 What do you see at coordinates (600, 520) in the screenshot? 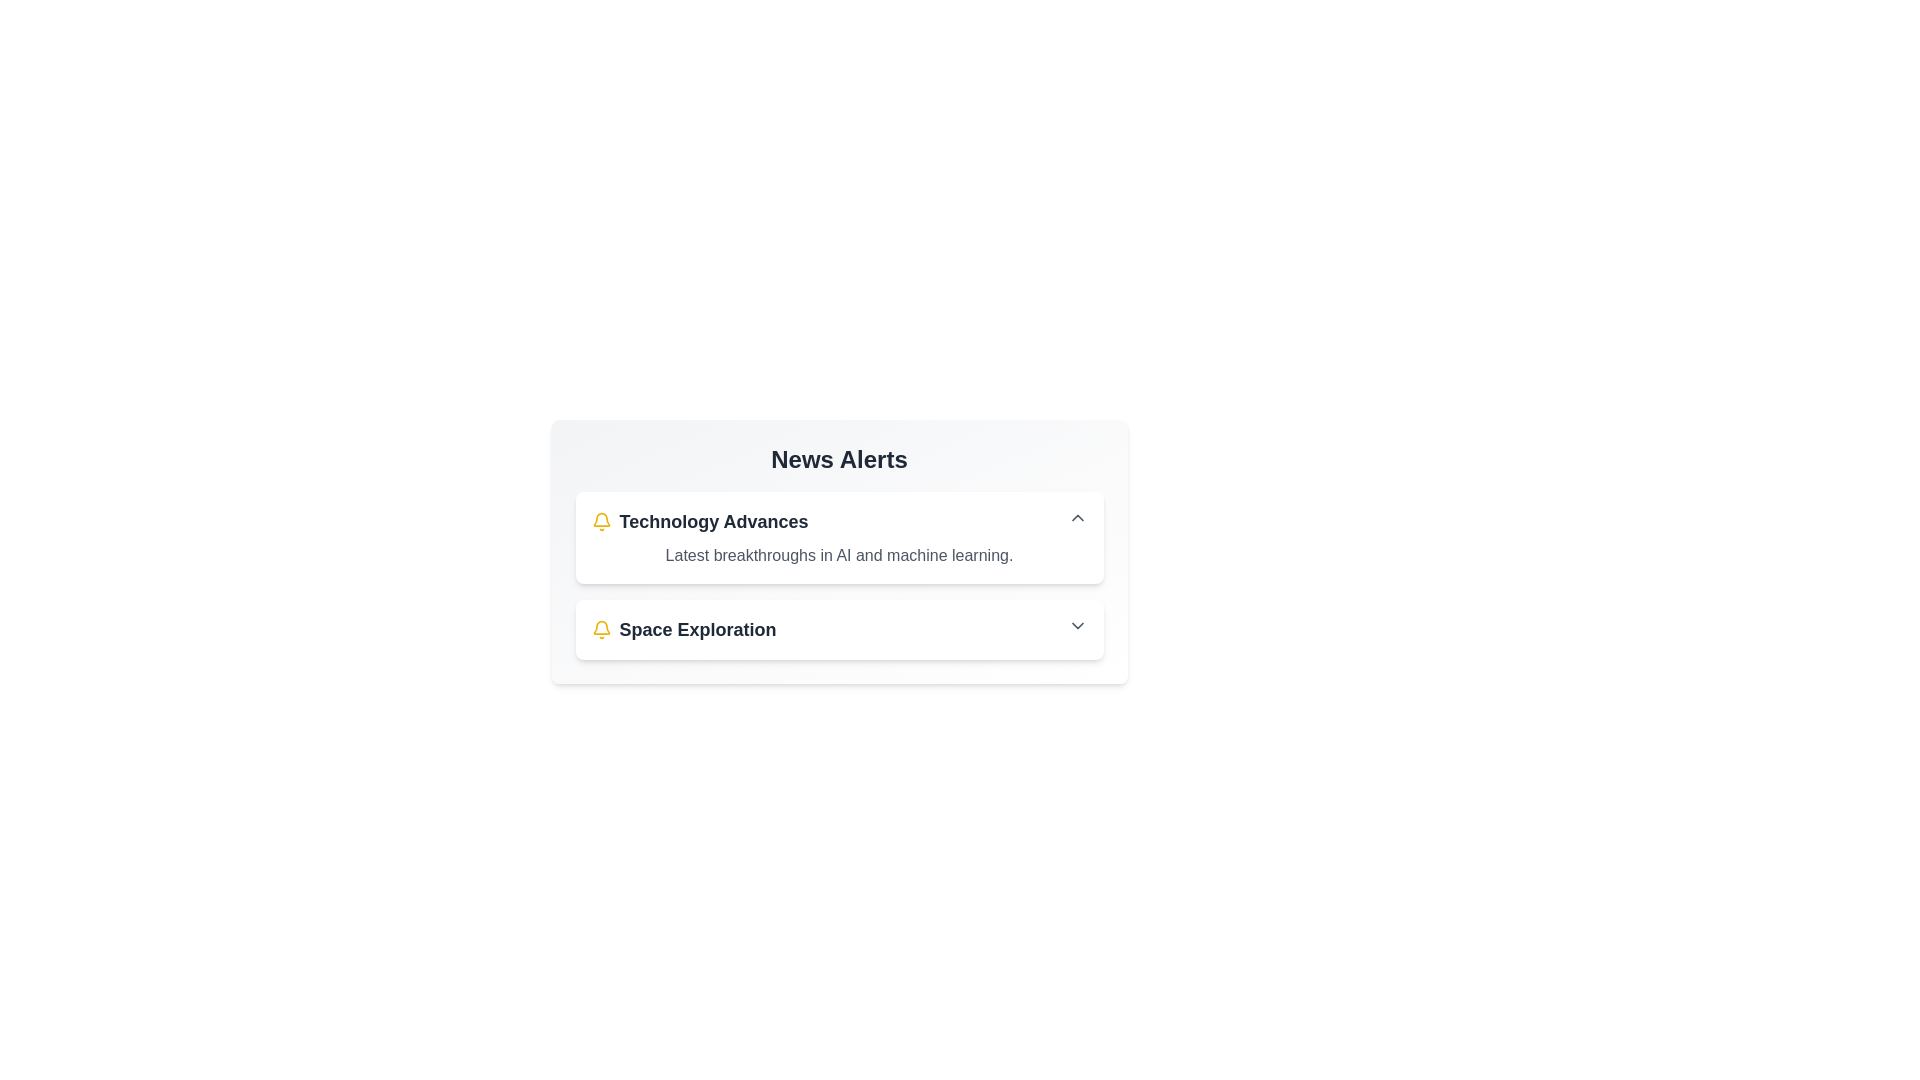
I see `the icon accompanying the news item titled 'Technology Advances'` at bounding box center [600, 520].